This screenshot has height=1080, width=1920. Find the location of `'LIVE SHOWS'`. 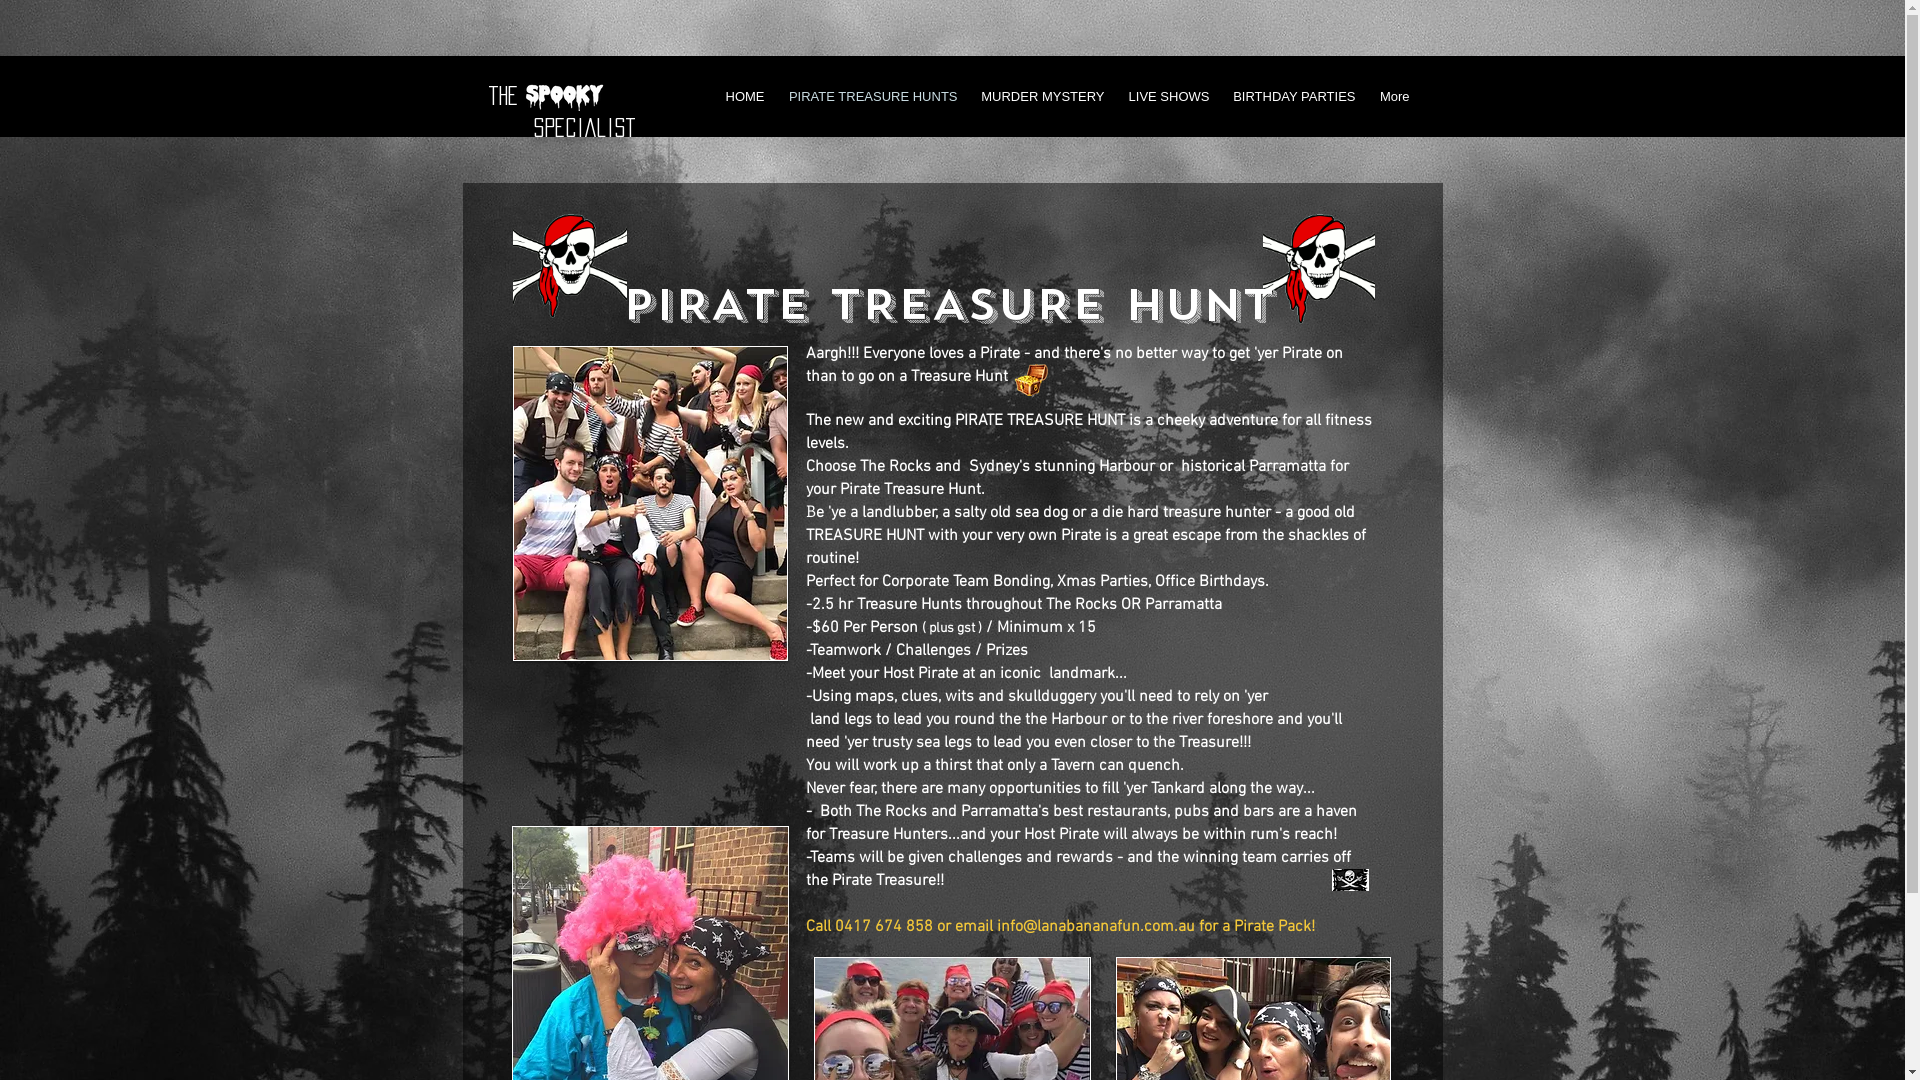

'LIVE SHOWS' is located at coordinates (1168, 96).